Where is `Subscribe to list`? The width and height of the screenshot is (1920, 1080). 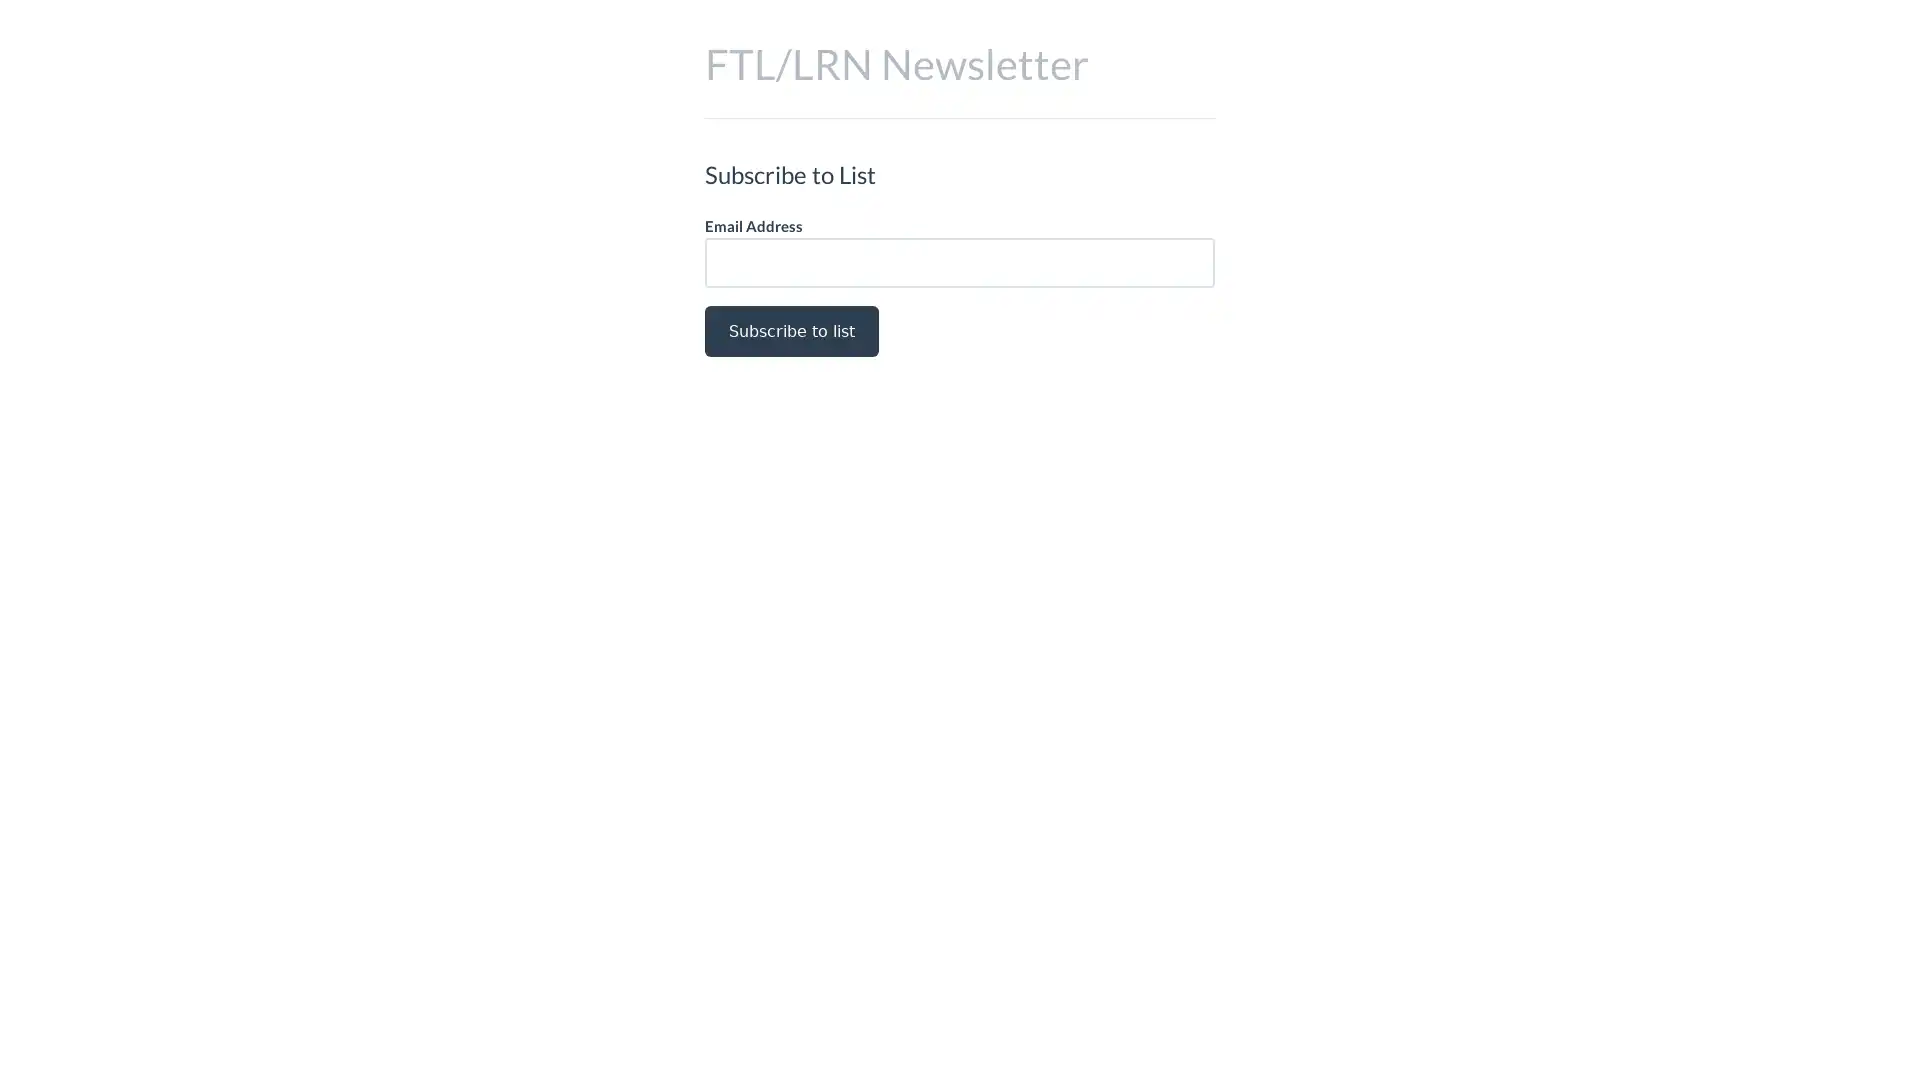
Subscribe to list is located at coordinates (791, 330).